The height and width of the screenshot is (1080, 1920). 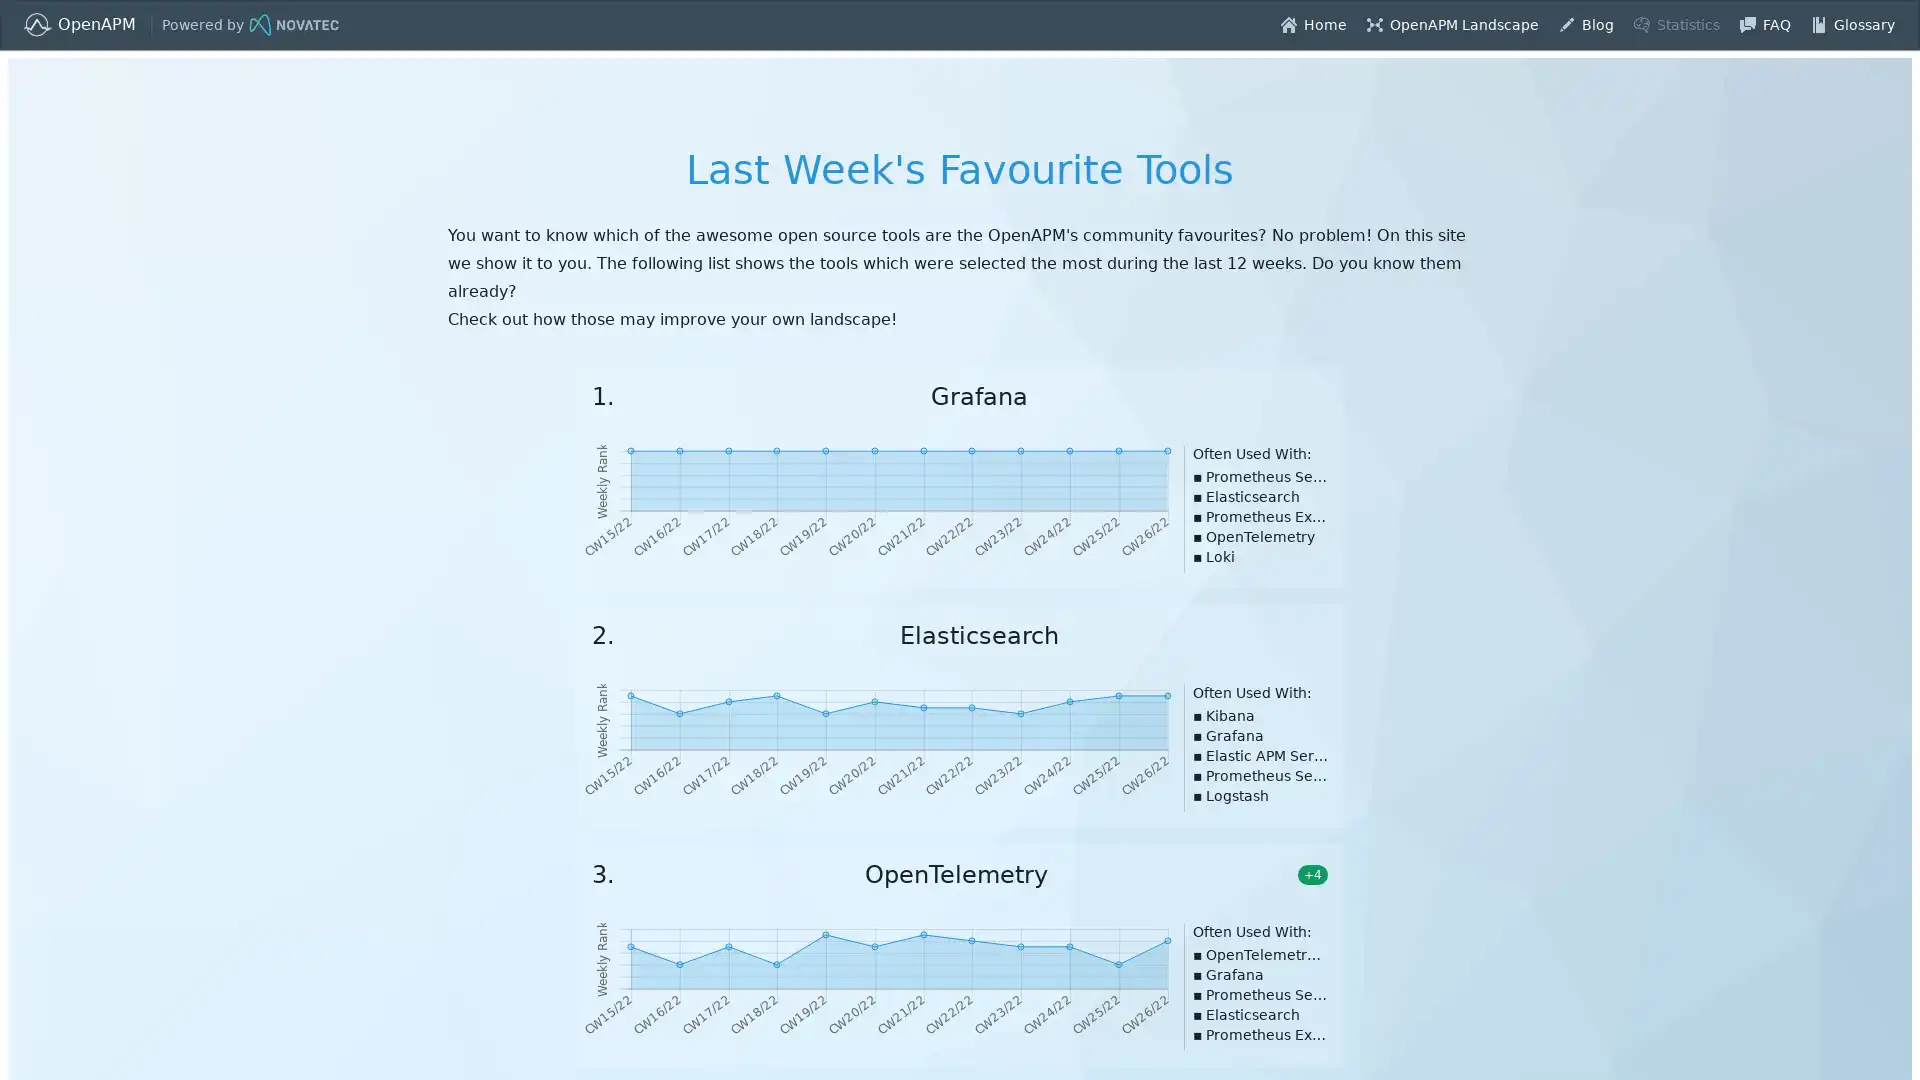 I want to click on book Glossary, so click(x=1851, y=24).